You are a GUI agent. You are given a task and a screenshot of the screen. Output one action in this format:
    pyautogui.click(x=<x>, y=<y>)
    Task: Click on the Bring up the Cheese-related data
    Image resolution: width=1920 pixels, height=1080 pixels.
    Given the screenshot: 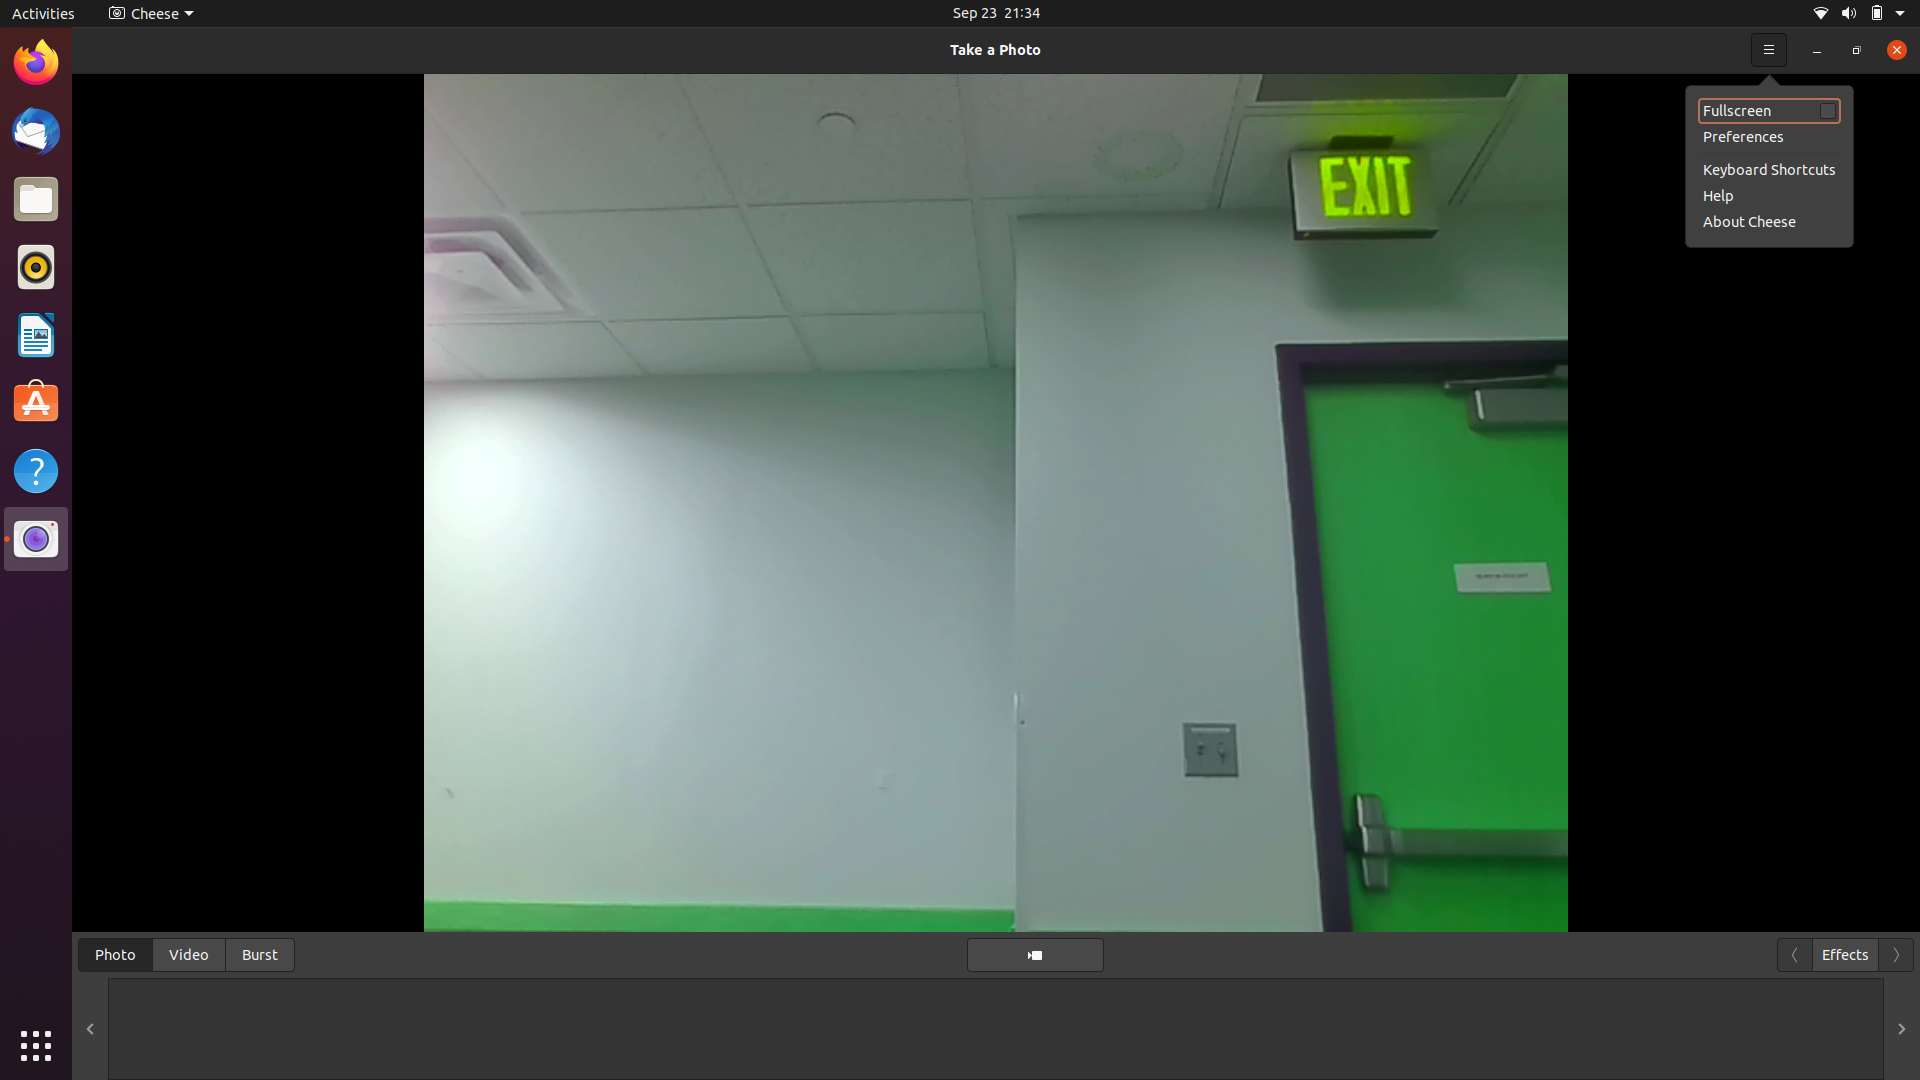 What is the action you would take?
    pyautogui.click(x=1890, y=48)
    